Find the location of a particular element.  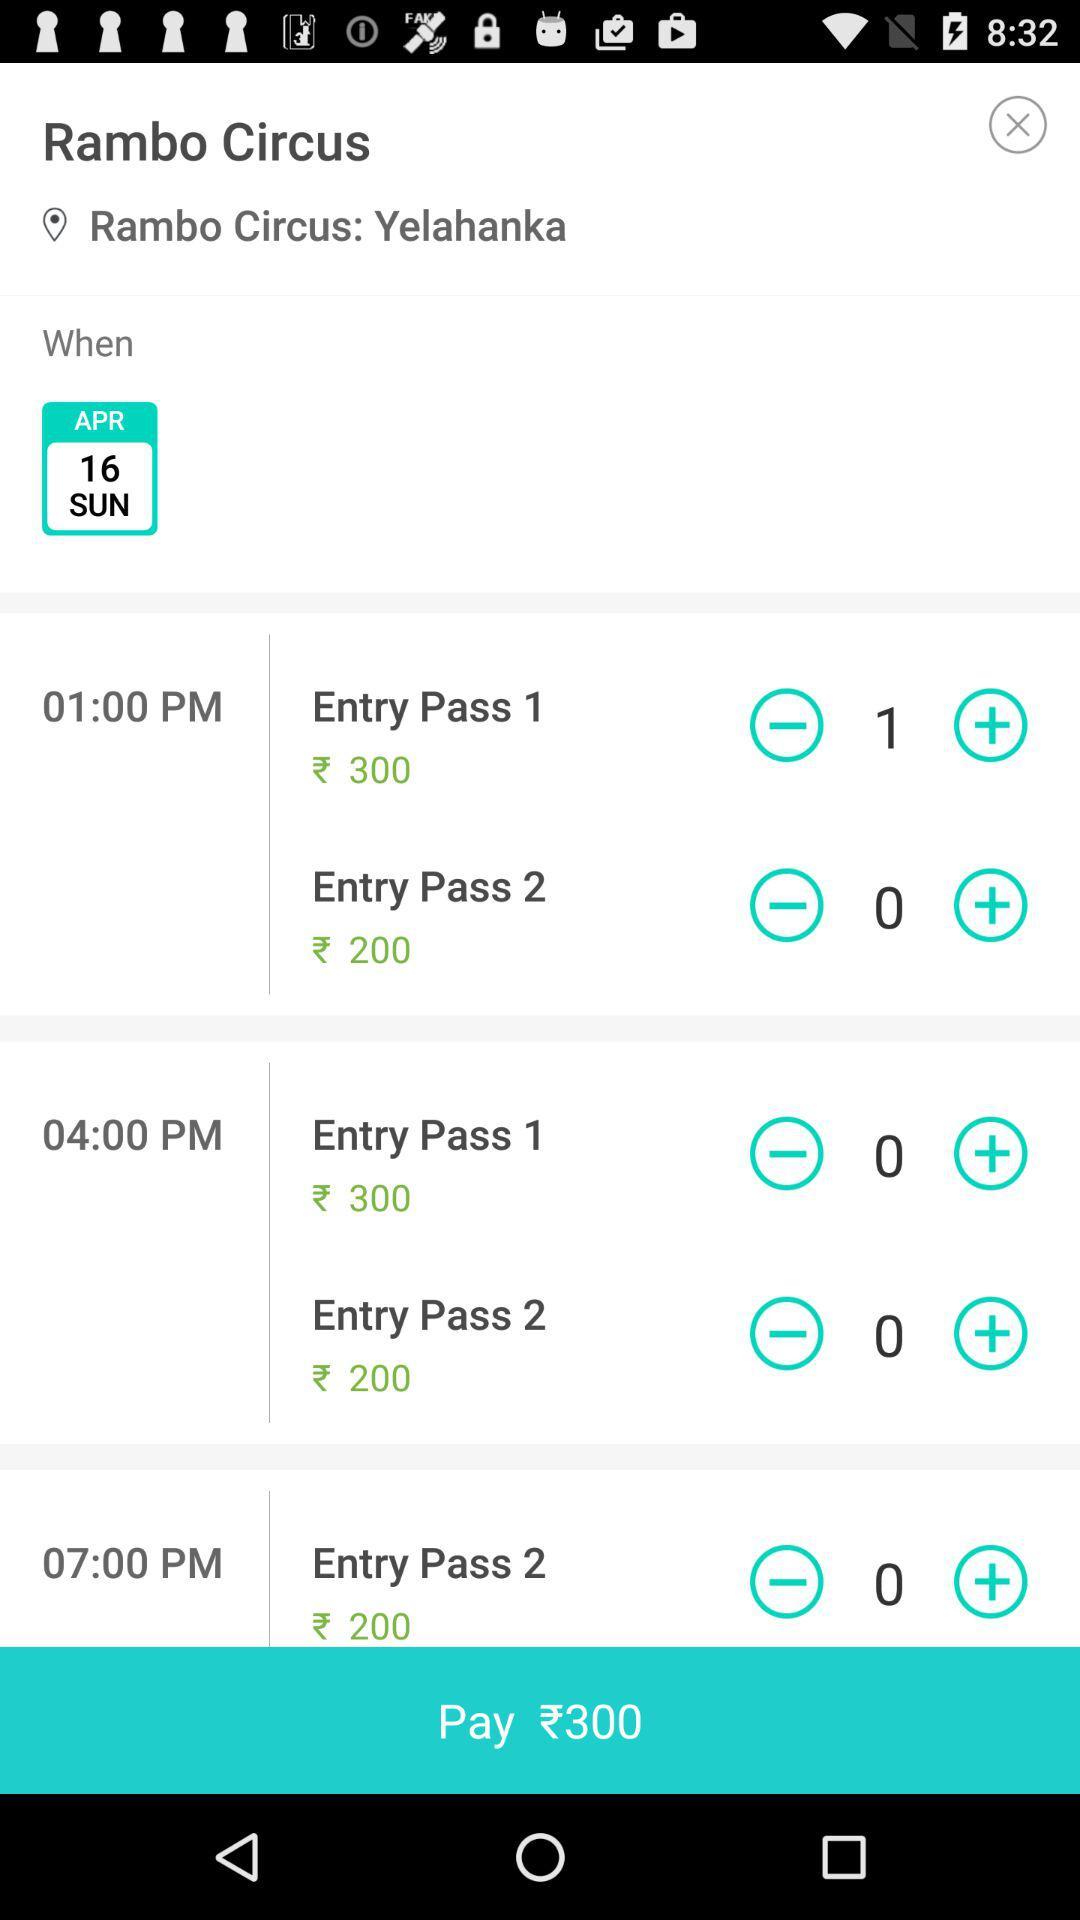

reduce the number of entry passes is located at coordinates (785, 1580).